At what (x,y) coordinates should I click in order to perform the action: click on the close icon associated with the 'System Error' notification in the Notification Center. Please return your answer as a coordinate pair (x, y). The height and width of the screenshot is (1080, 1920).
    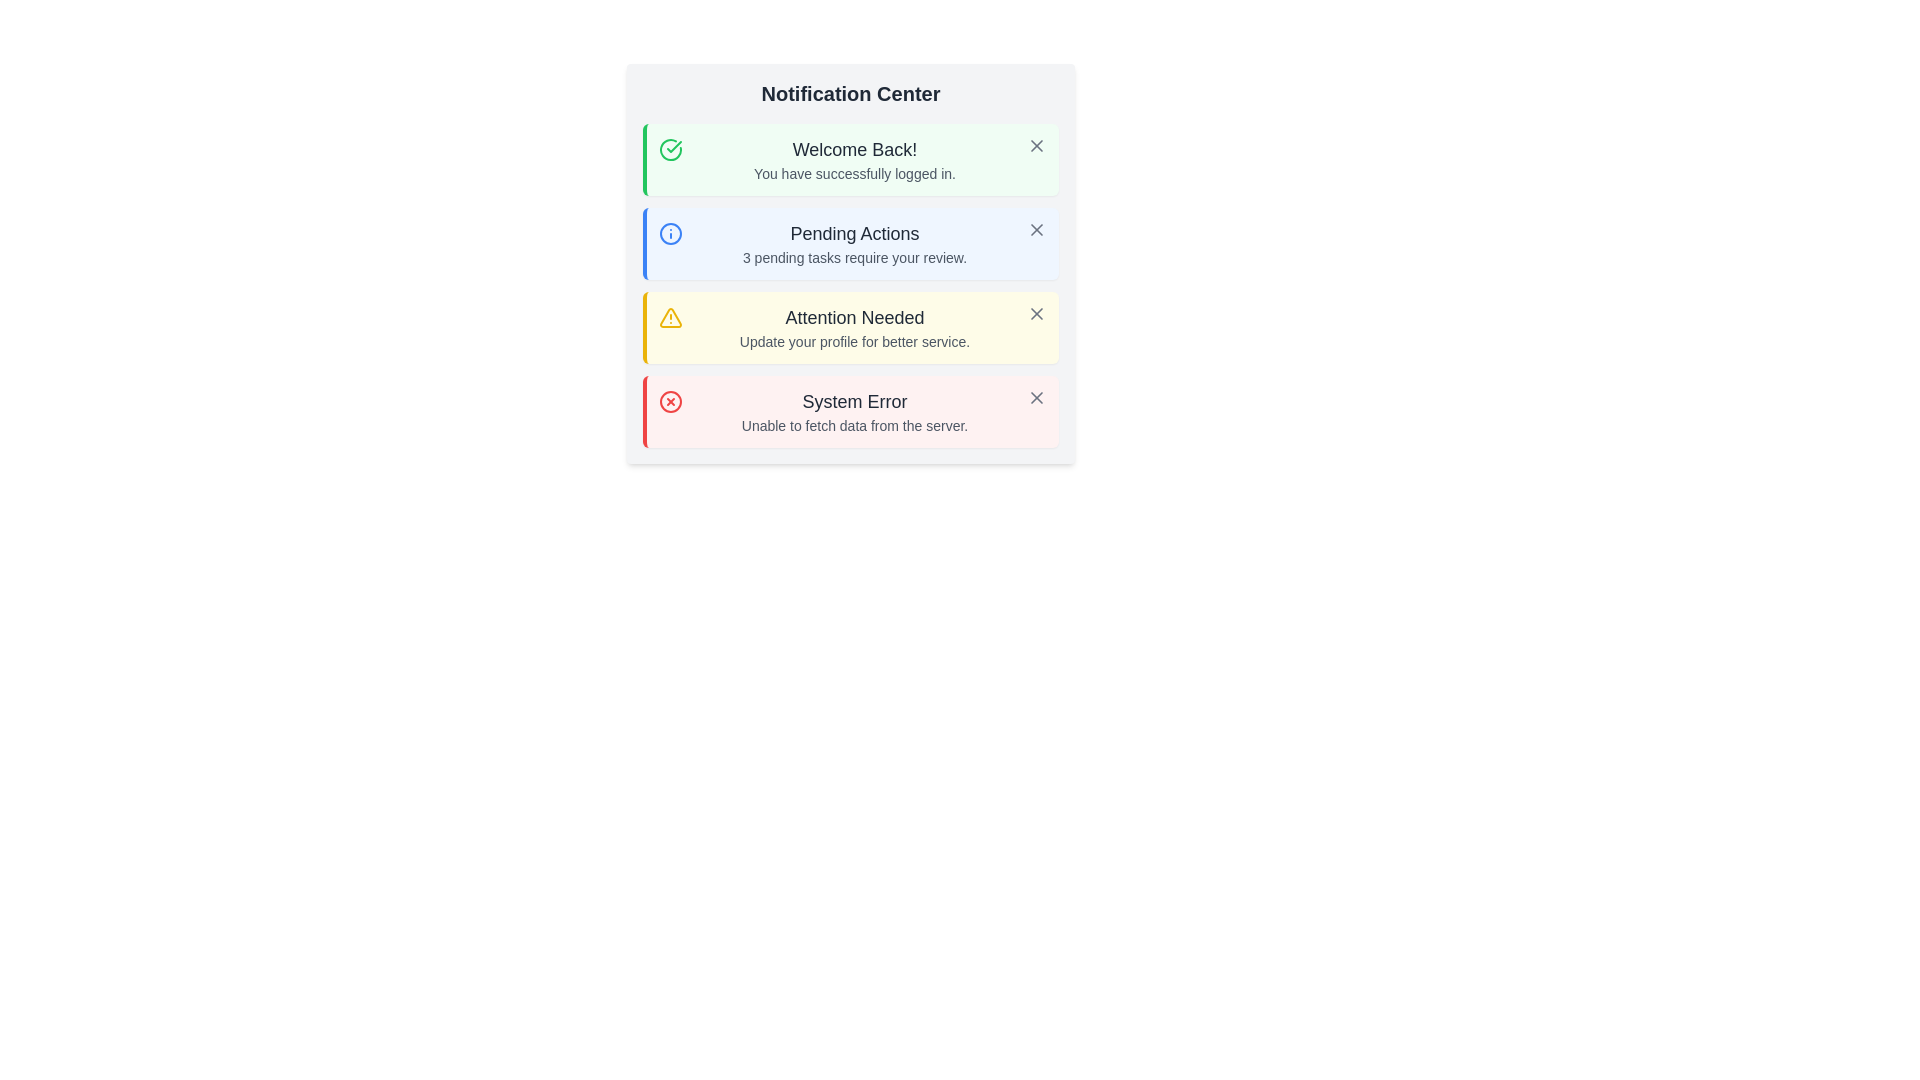
    Looking at the image, I should click on (1036, 397).